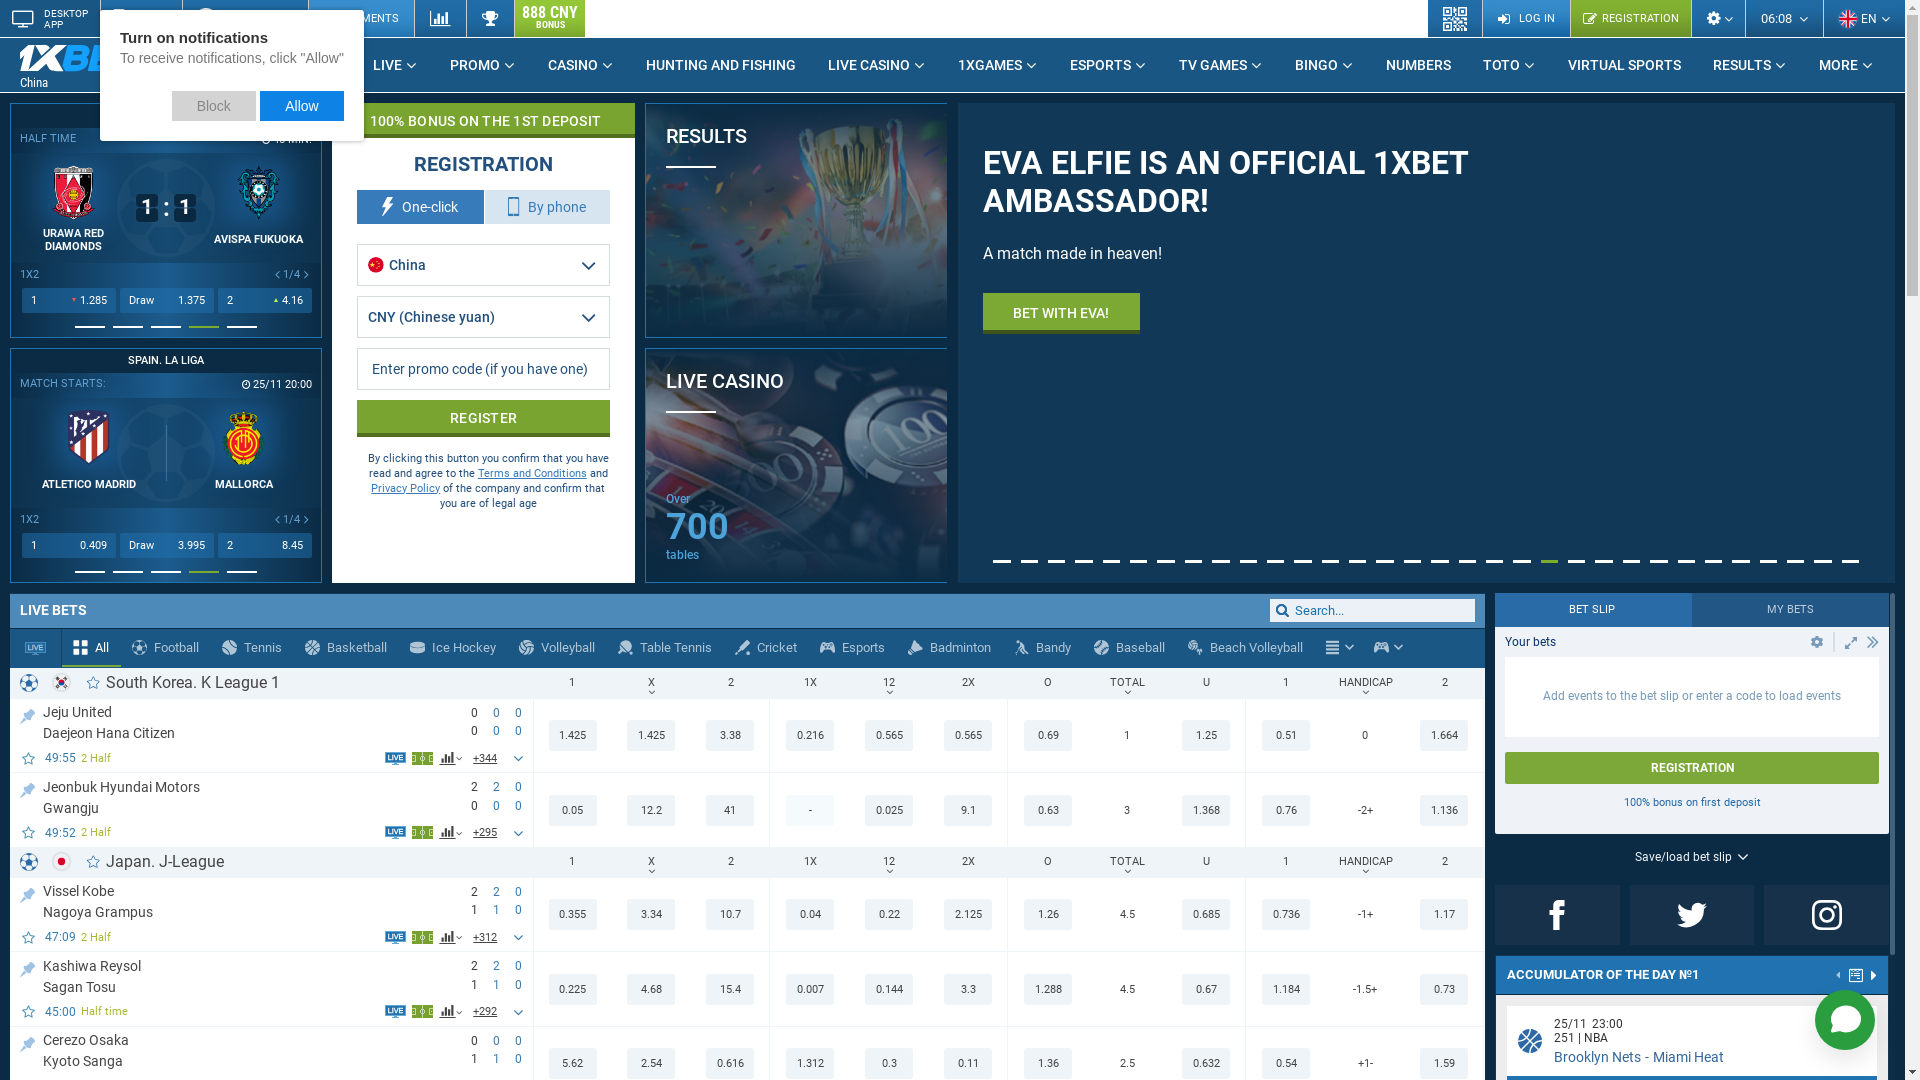 Image resolution: width=1920 pixels, height=1080 pixels. I want to click on 'Esports', so click(853, 648).